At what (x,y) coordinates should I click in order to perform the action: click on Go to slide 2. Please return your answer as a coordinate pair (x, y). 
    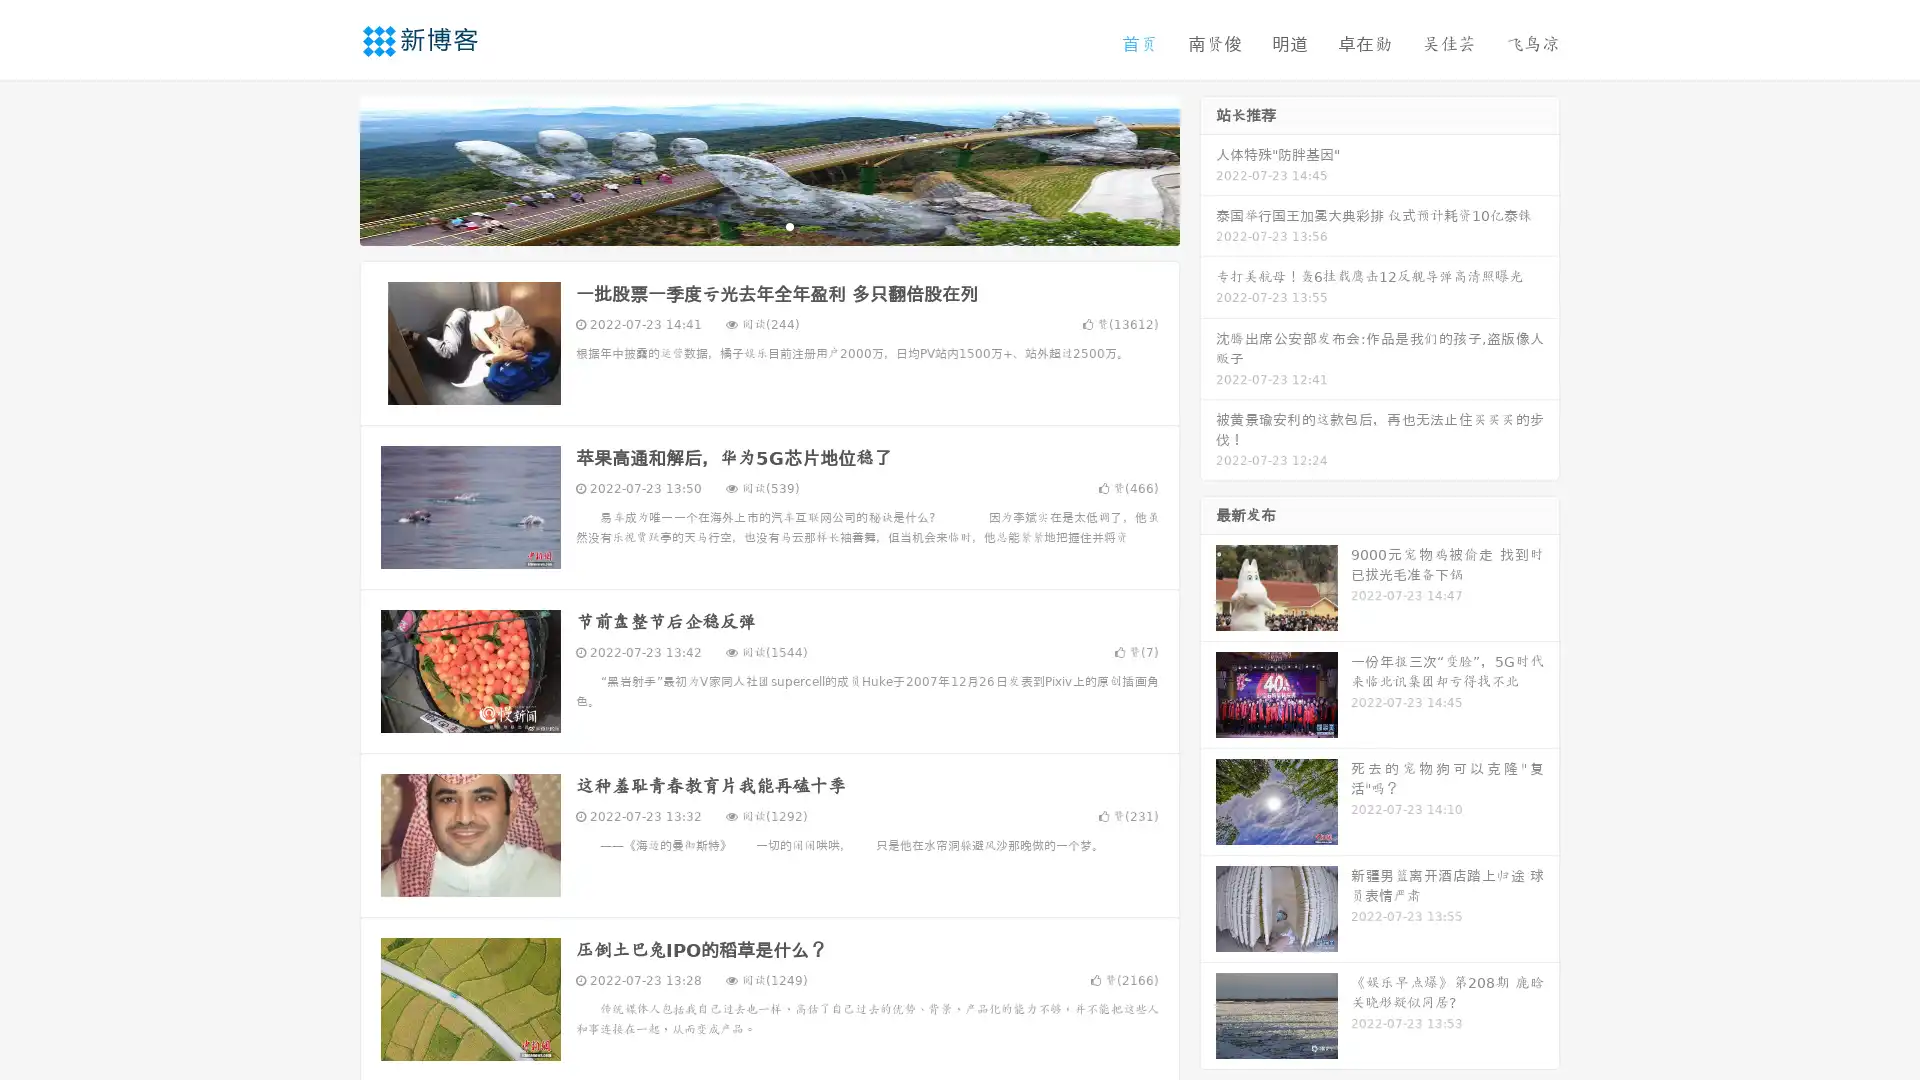
    Looking at the image, I should click on (768, 225).